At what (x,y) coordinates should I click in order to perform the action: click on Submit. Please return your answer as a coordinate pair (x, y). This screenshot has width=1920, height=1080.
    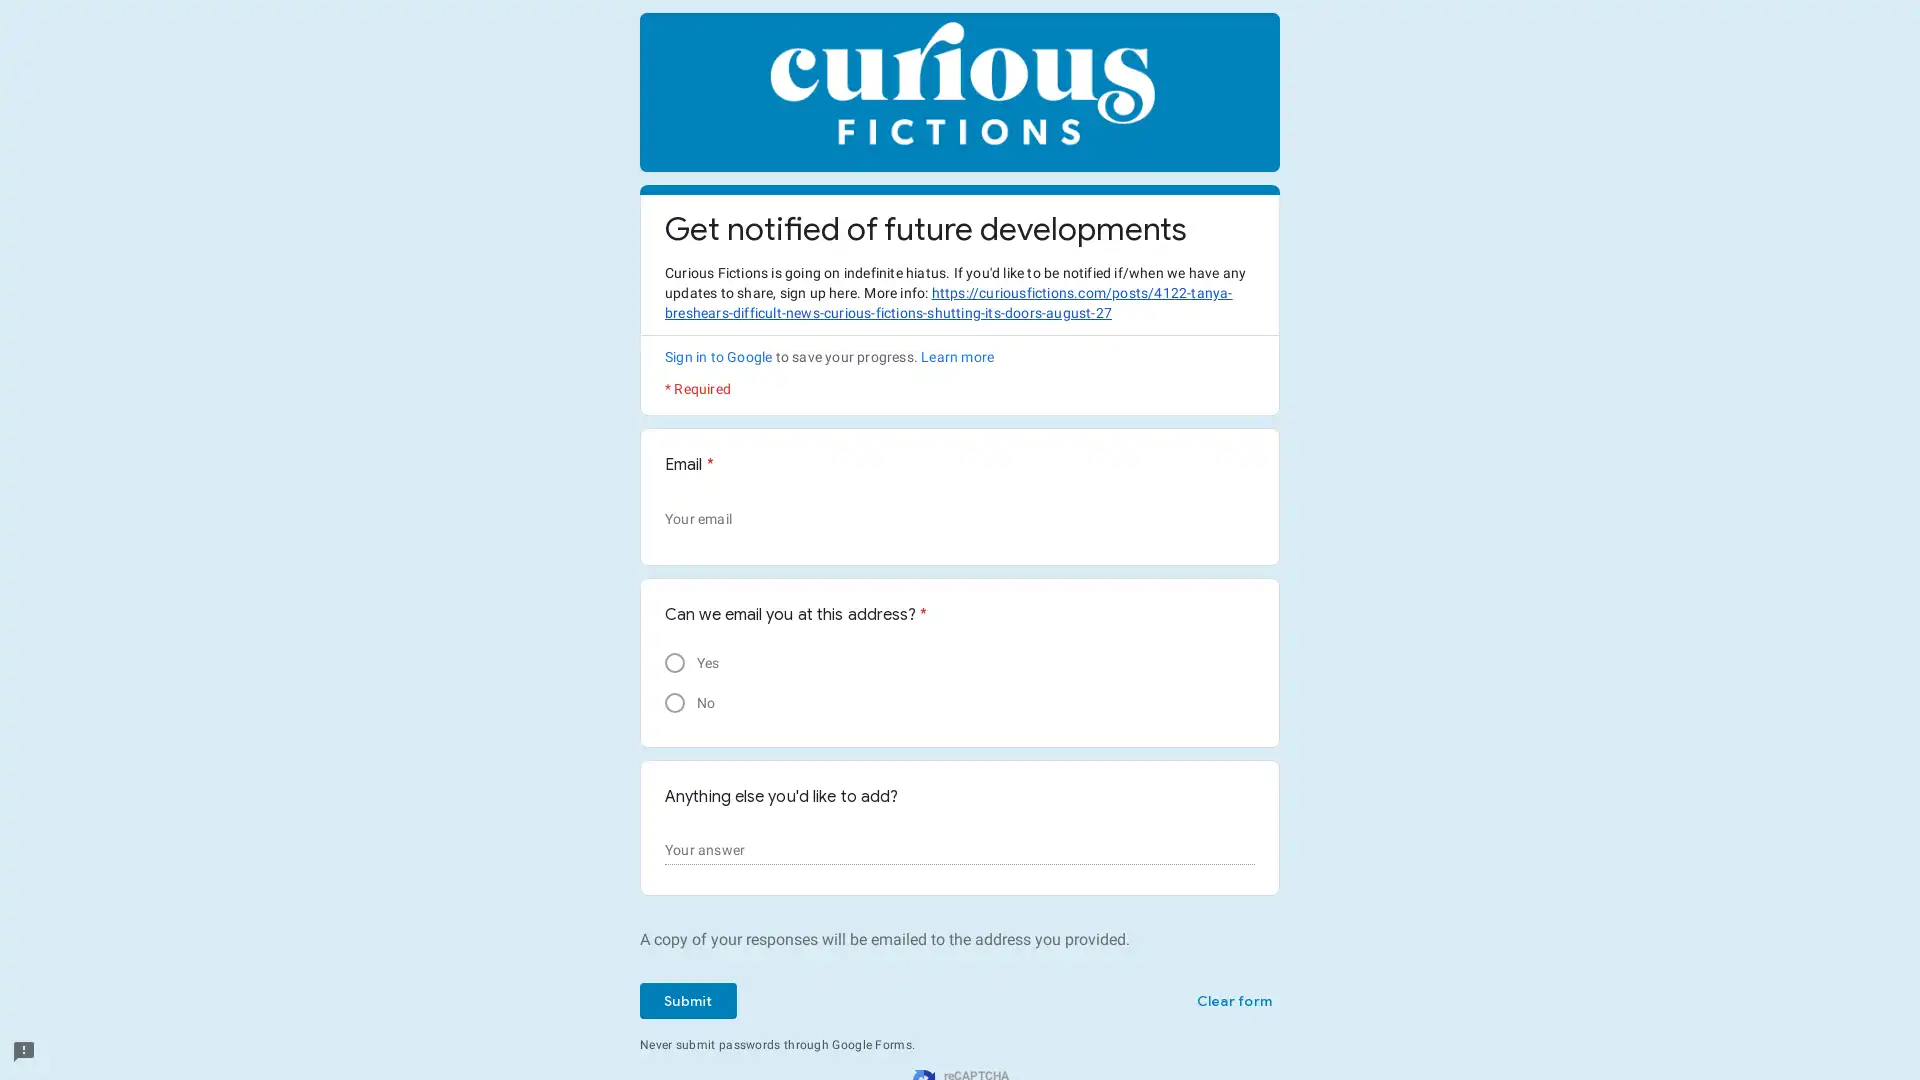
    Looking at the image, I should click on (687, 1001).